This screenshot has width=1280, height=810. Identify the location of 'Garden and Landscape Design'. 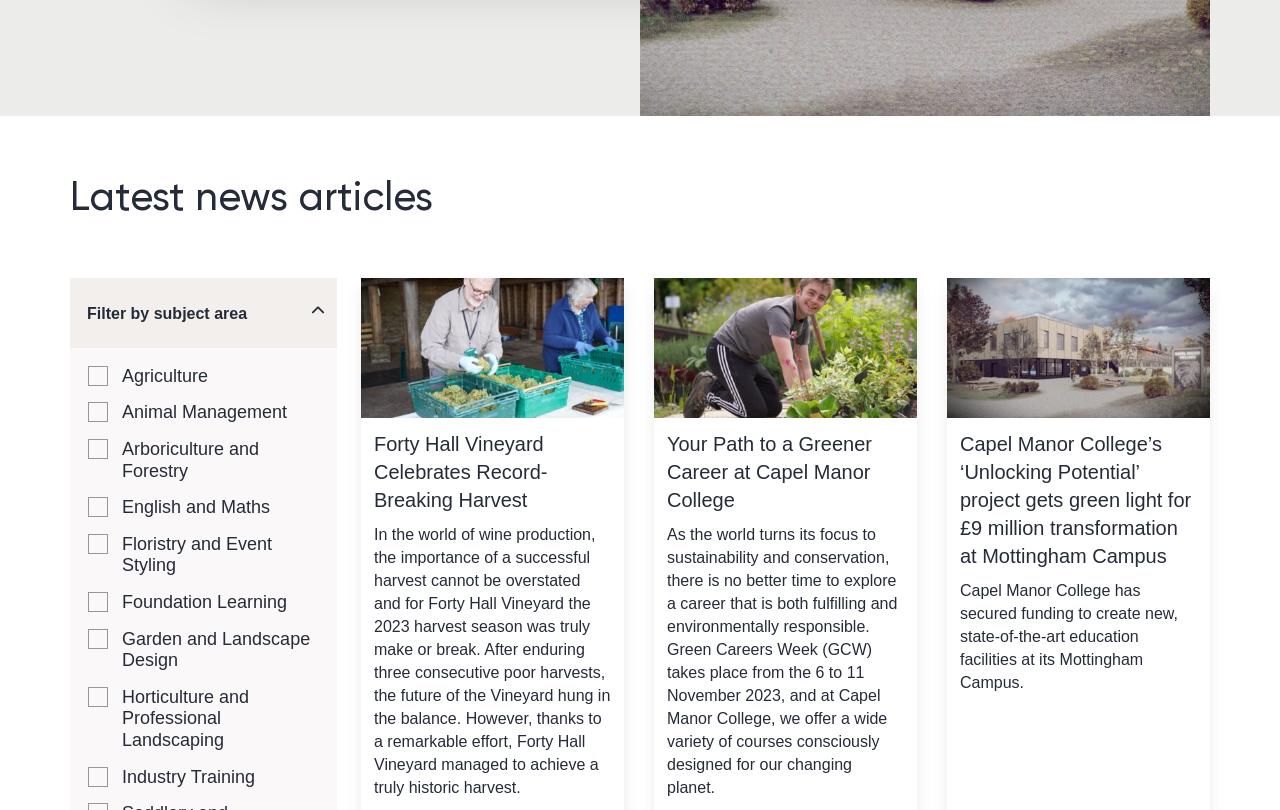
(216, 647).